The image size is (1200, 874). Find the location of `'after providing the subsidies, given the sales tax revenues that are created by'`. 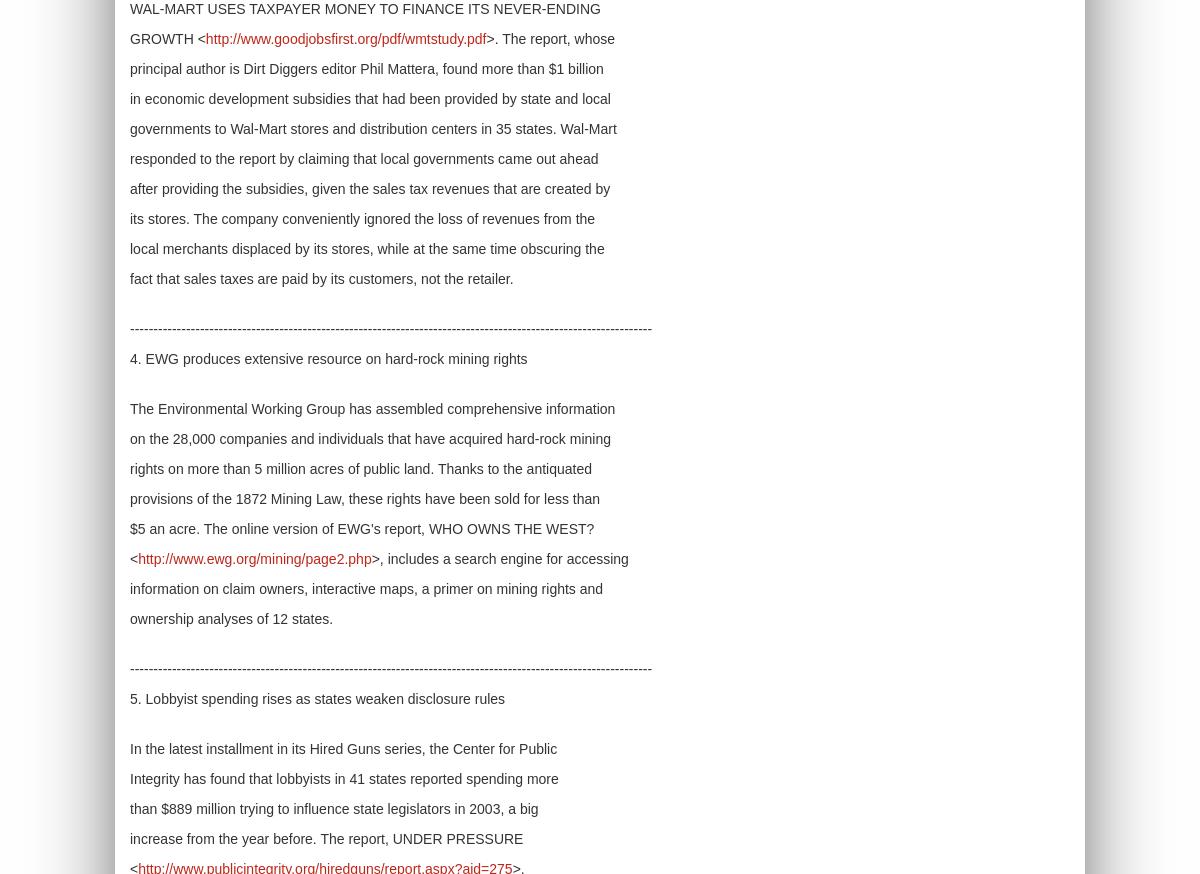

'after providing the subsidies, given the sales tax revenues that are created by' is located at coordinates (129, 187).